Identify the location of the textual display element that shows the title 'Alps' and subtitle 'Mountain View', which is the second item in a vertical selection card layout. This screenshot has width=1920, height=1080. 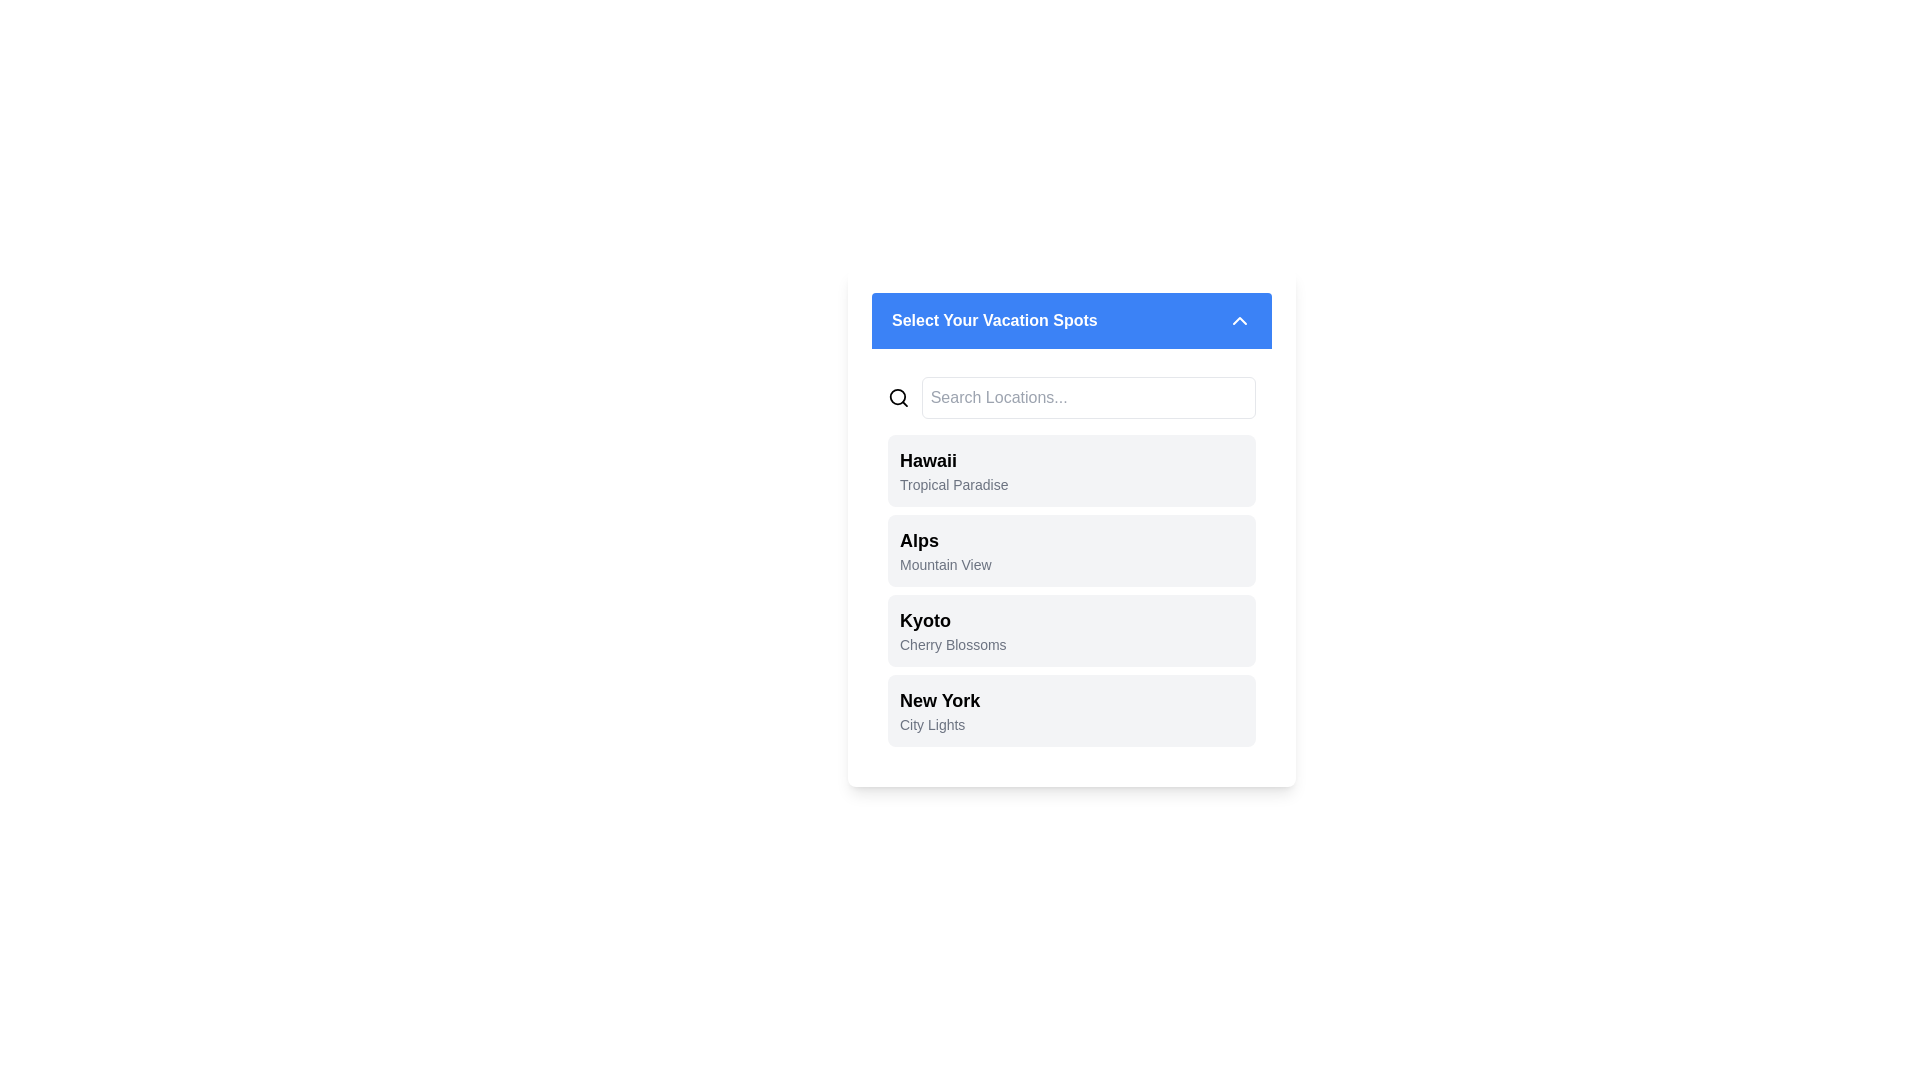
(944, 551).